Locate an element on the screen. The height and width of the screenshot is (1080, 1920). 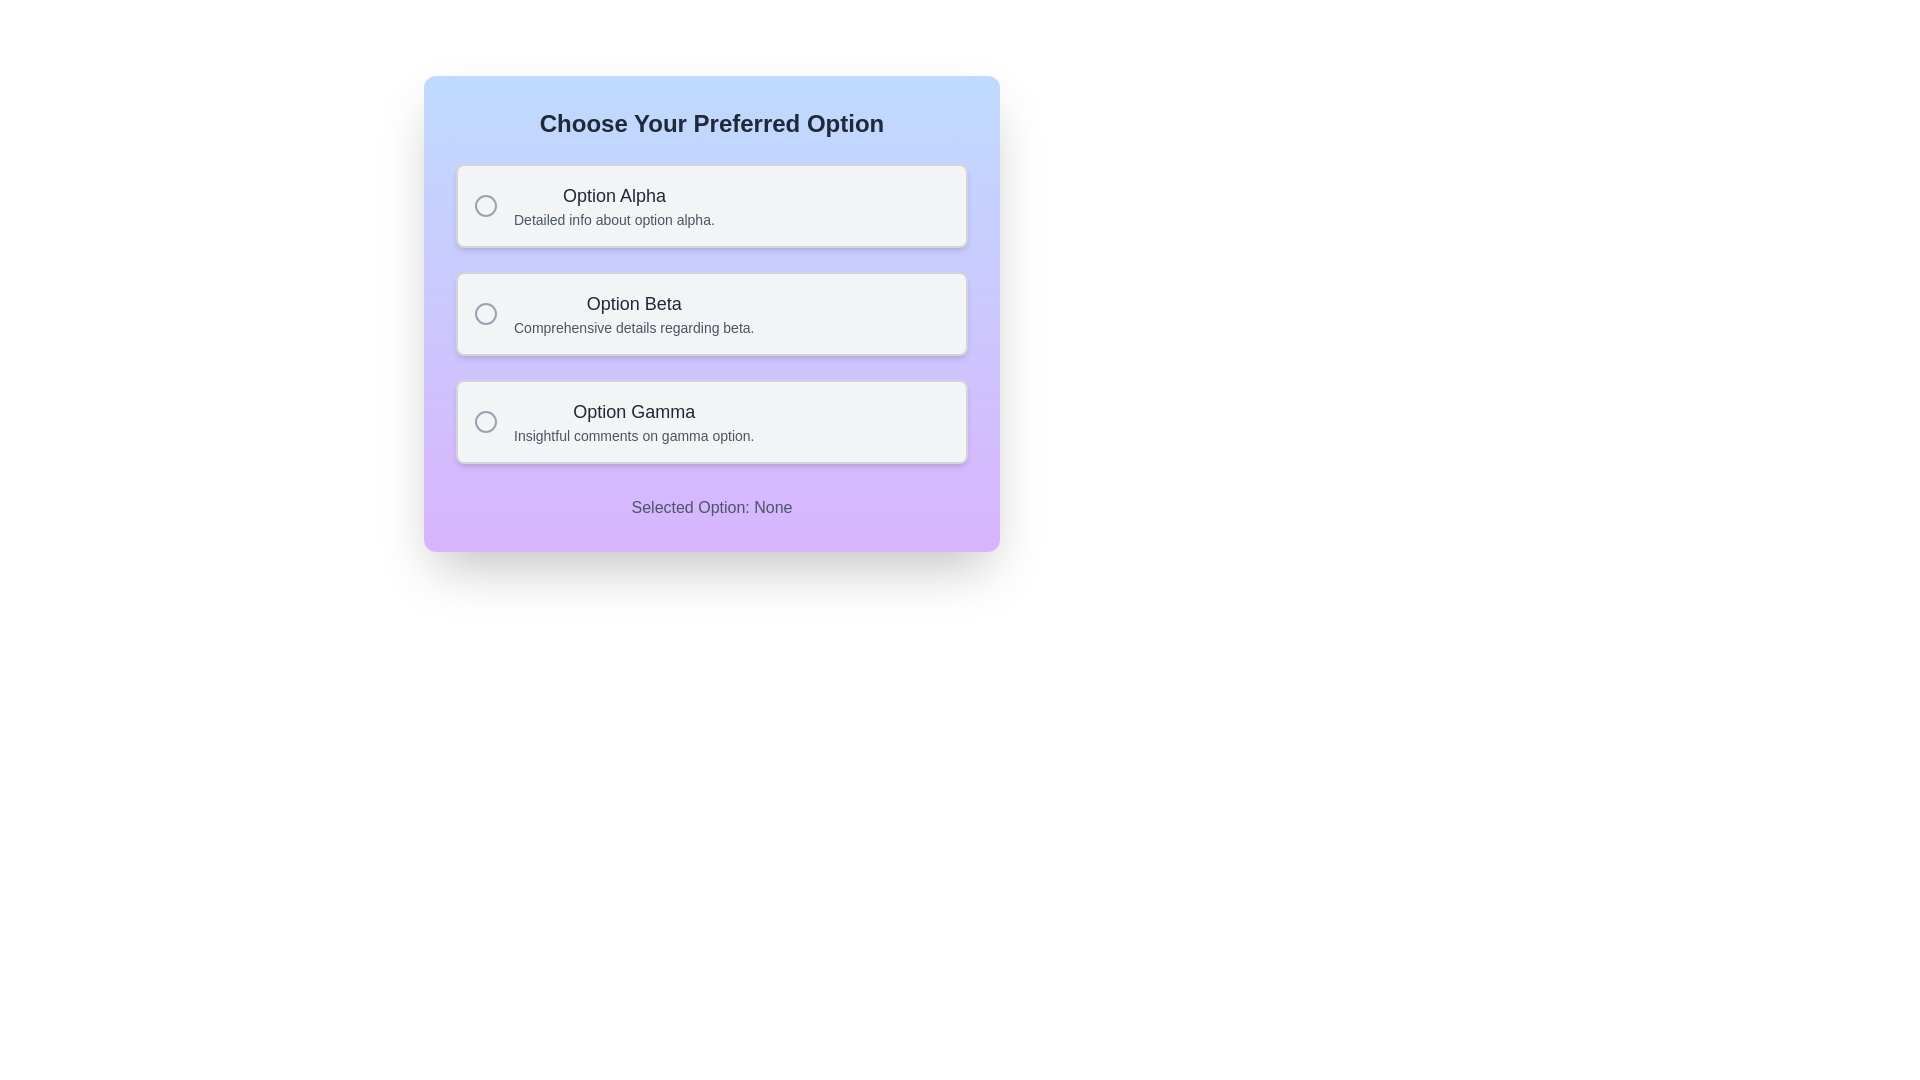
the RadioButton associated with 'Option Gamma' is located at coordinates (485, 420).